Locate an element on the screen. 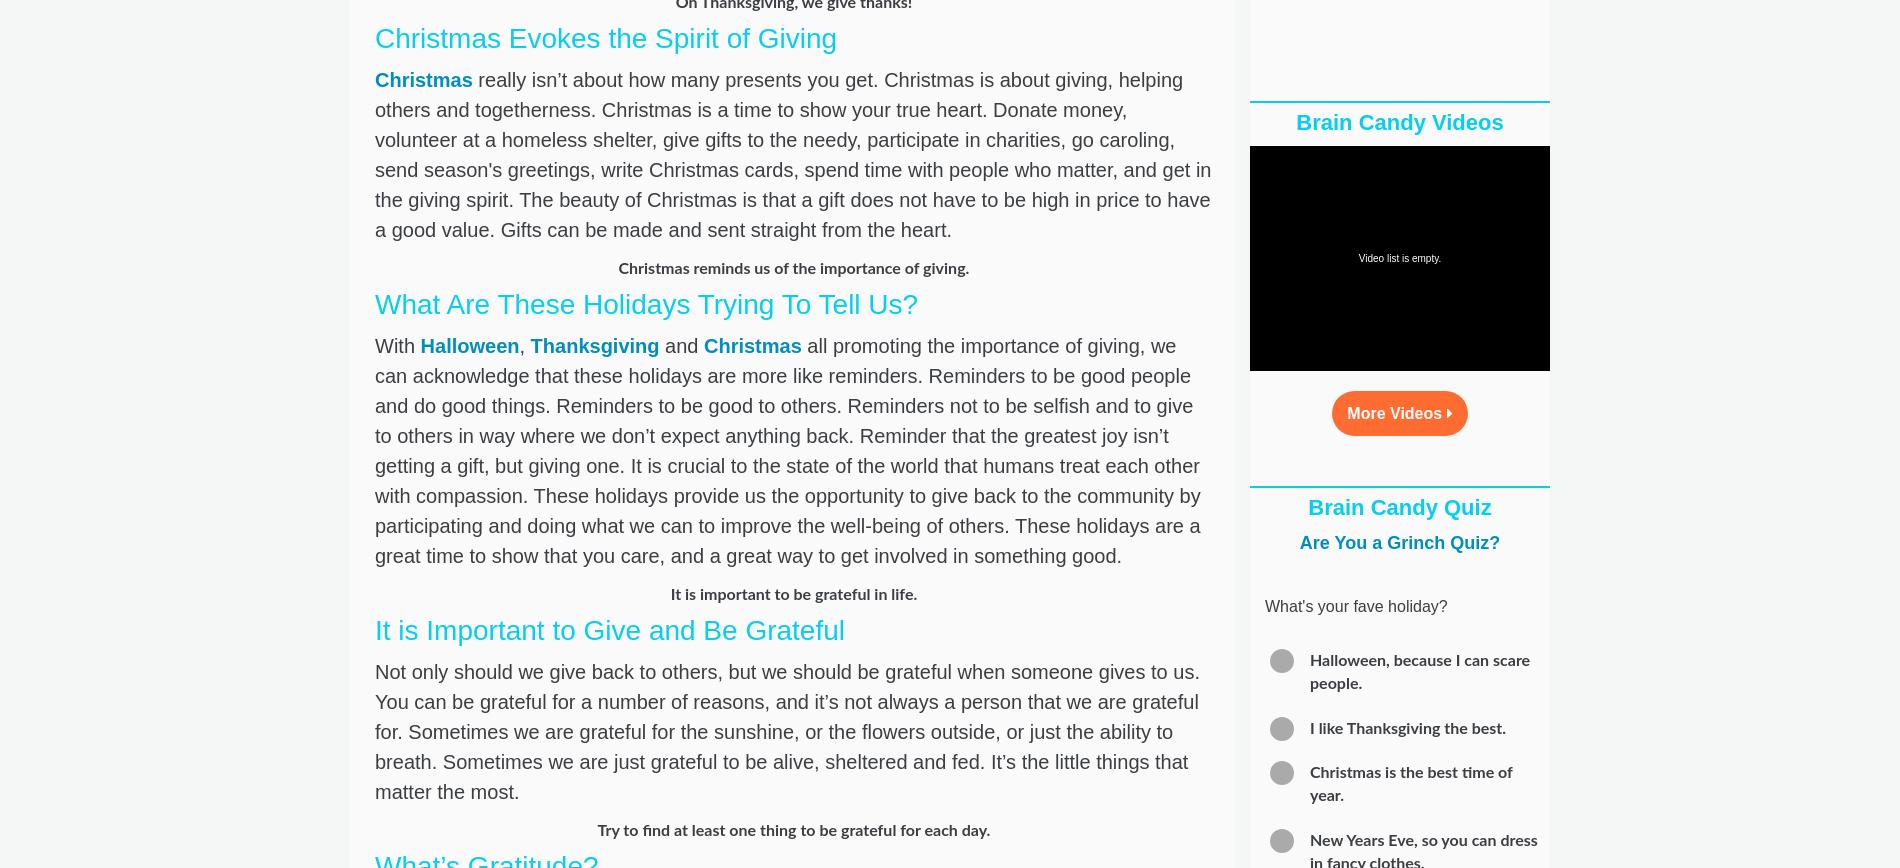  '/' is located at coordinates (1332, 355).